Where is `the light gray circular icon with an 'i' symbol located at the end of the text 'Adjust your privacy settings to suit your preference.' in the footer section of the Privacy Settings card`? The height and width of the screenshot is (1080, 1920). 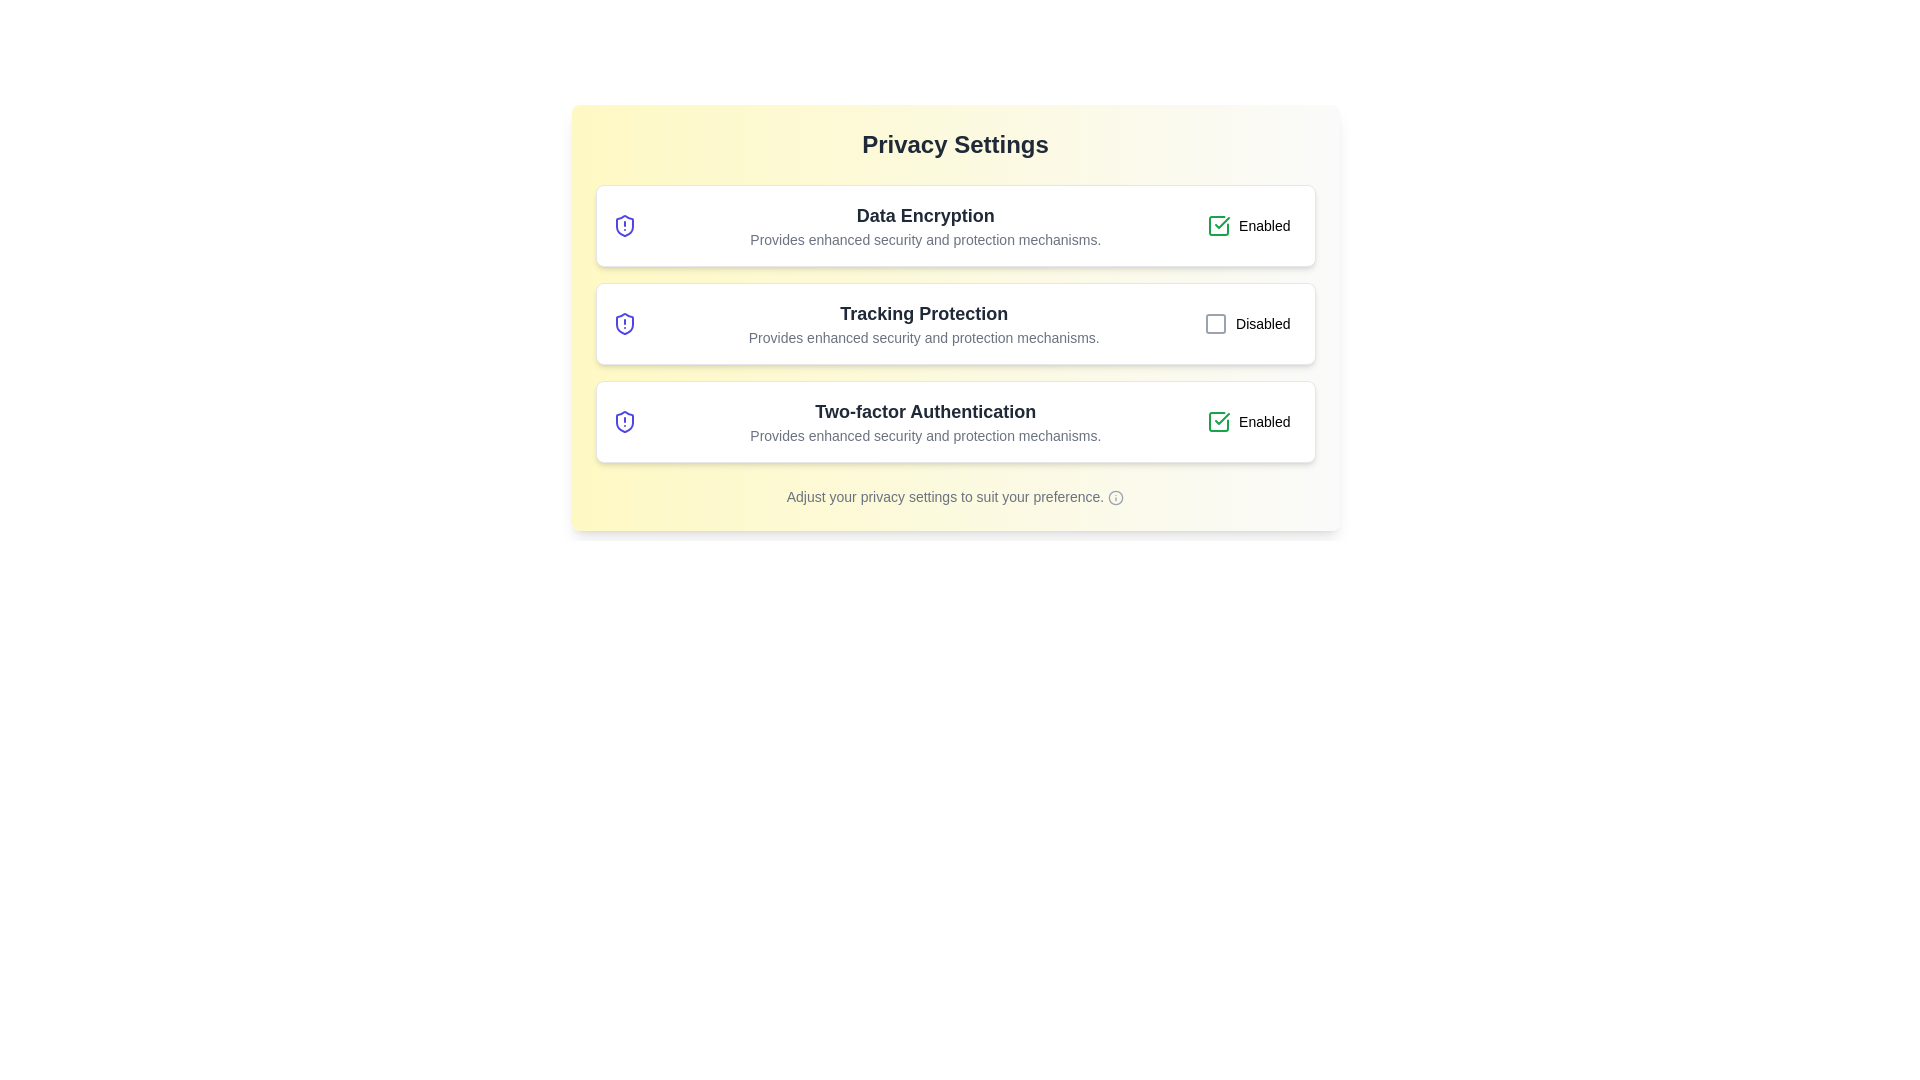
the light gray circular icon with an 'i' symbol located at the end of the text 'Adjust your privacy settings to suit your preference.' in the footer section of the Privacy Settings card is located at coordinates (1115, 497).